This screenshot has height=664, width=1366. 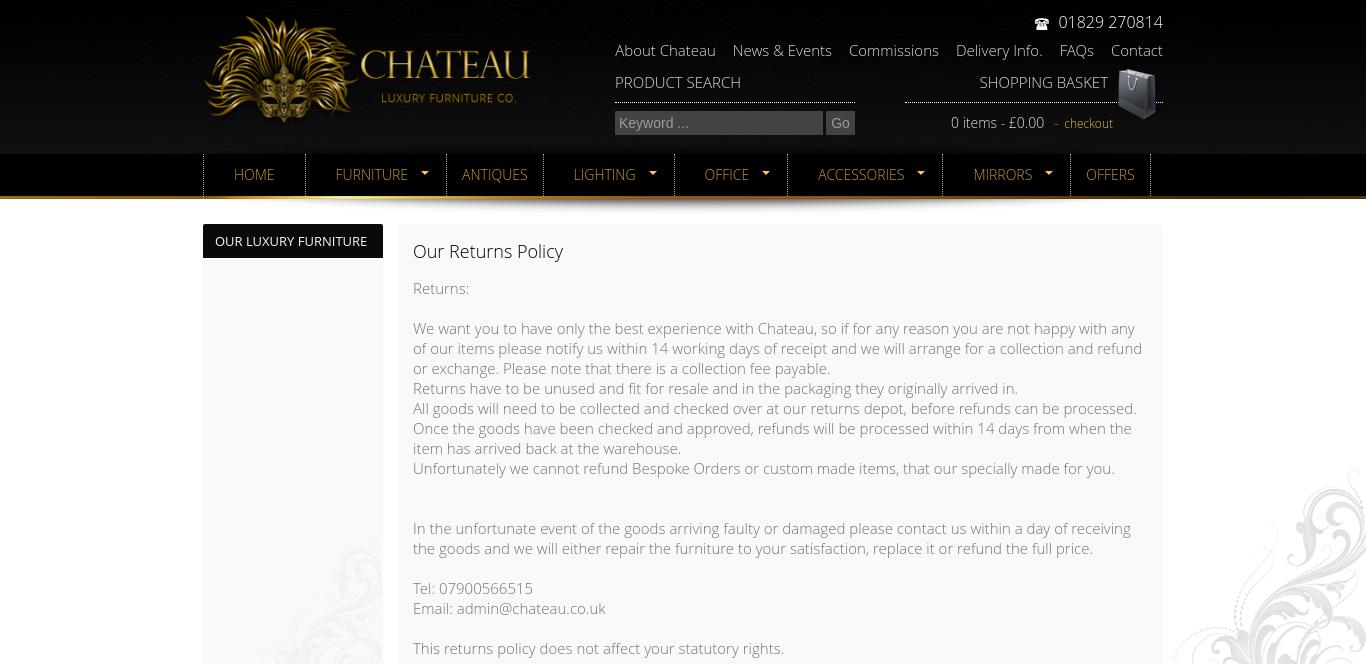 What do you see at coordinates (461, 174) in the screenshot?
I see `'Antiques'` at bounding box center [461, 174].